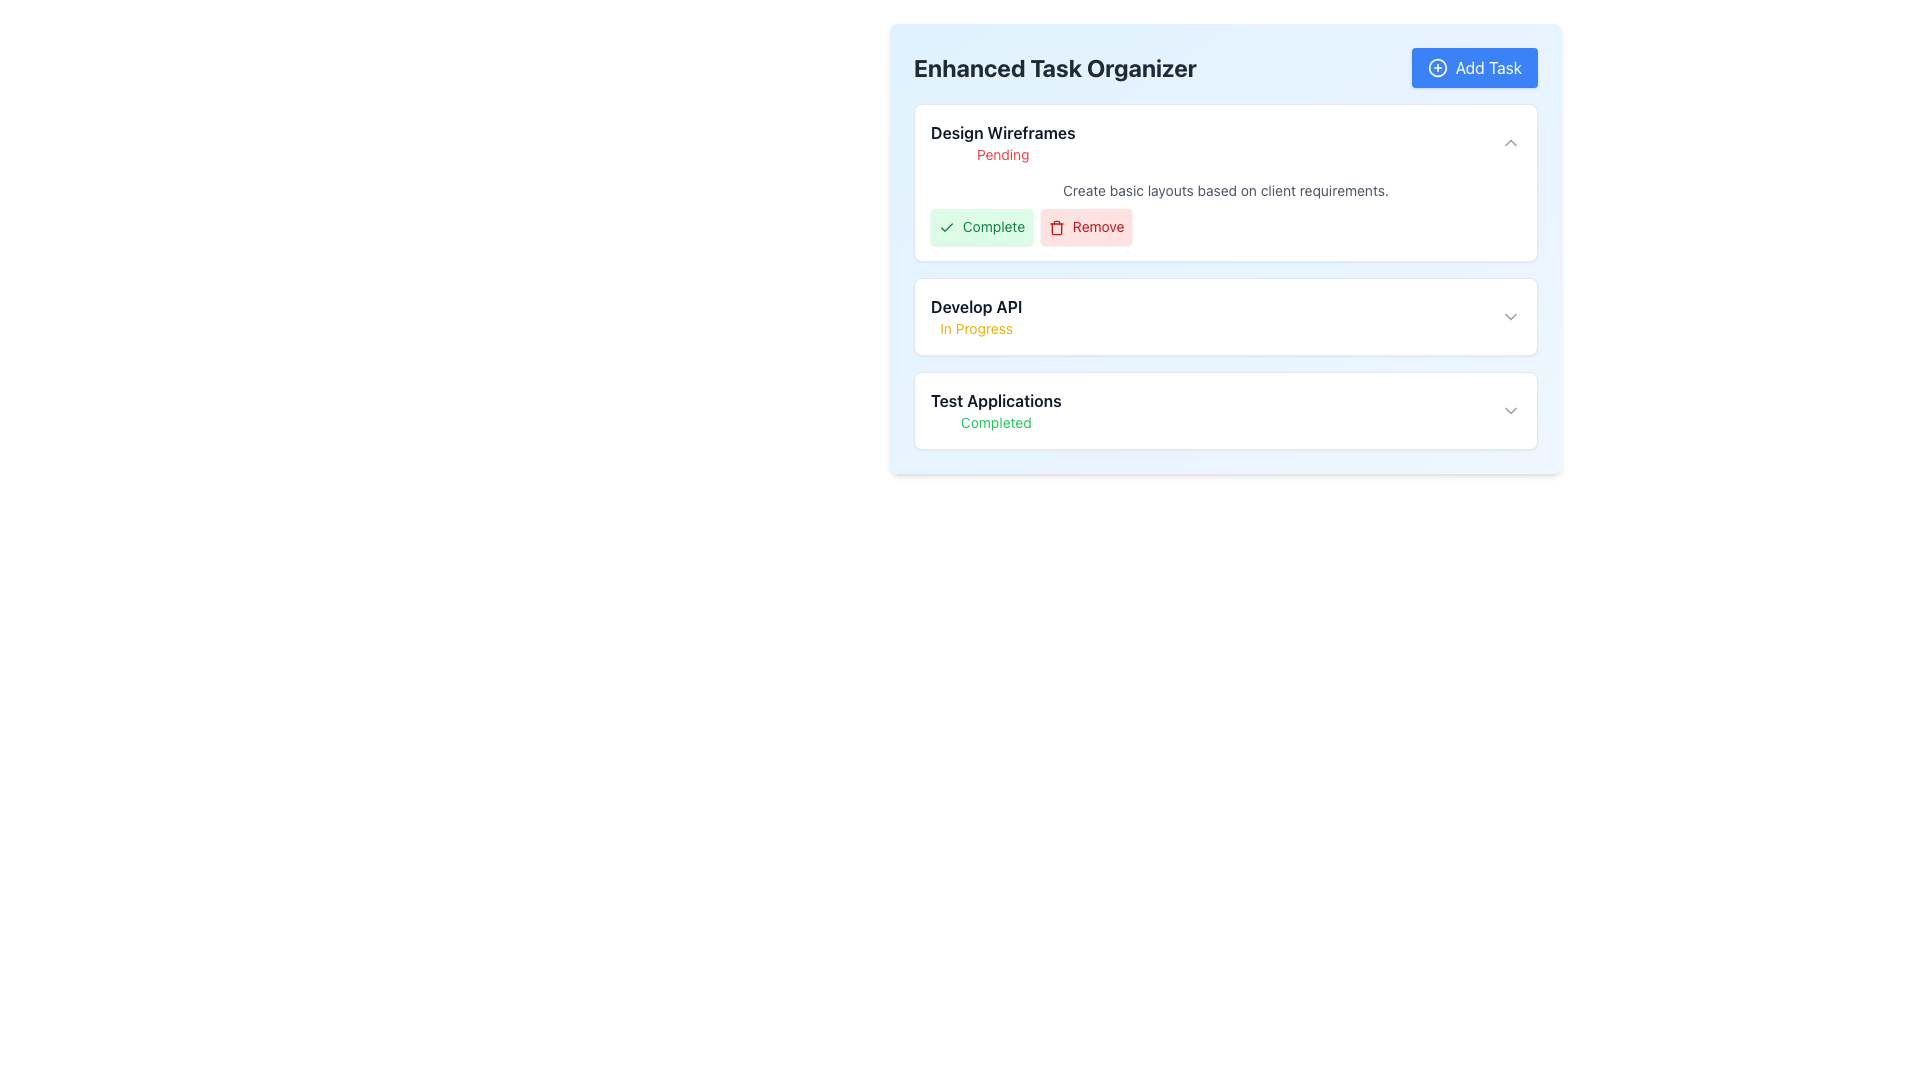  Describe the element at coordinates (1085, 226) in the screenshot. I see `the 'remove' button located to the right of the 'Complete' button in the 'Design Wireframes' task card` at that location.